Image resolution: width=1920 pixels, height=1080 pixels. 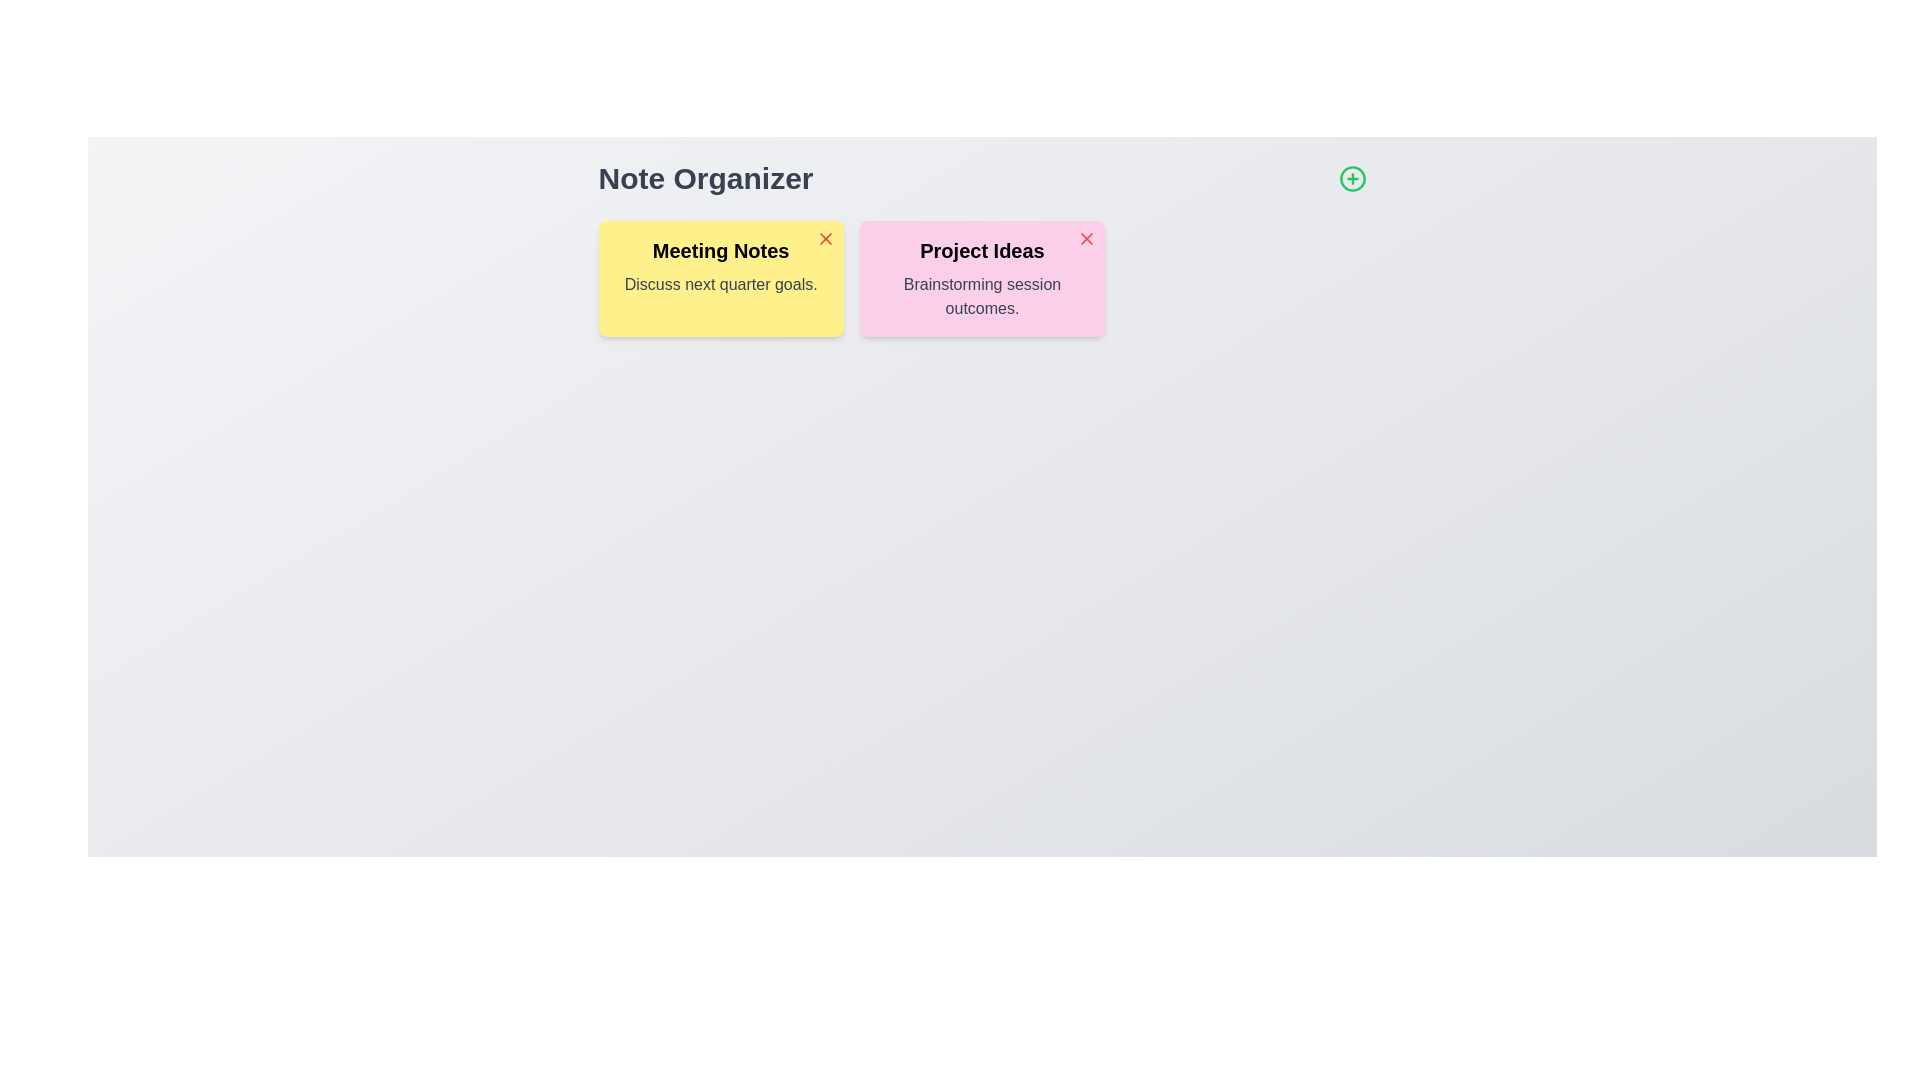 I want to click on the descriptive text related to the 'Project Ideas' section, which is located within a pink card beneath the bold text 'Project Ideas', so click(x=982, y=297).